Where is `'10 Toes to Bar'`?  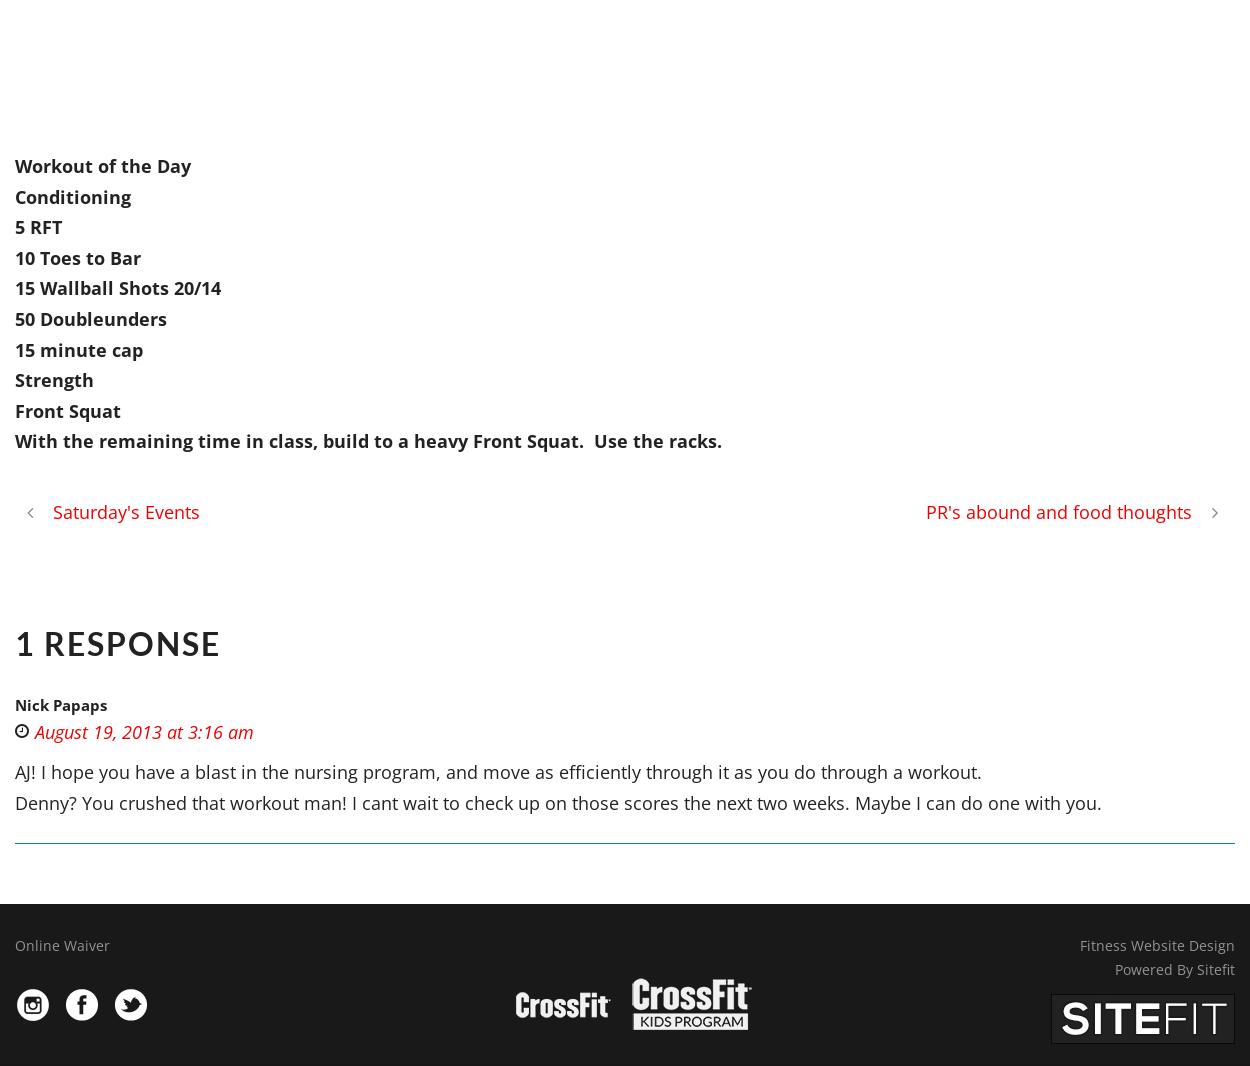
'10 Toes to Bar' is located at coordinates (15, 256).